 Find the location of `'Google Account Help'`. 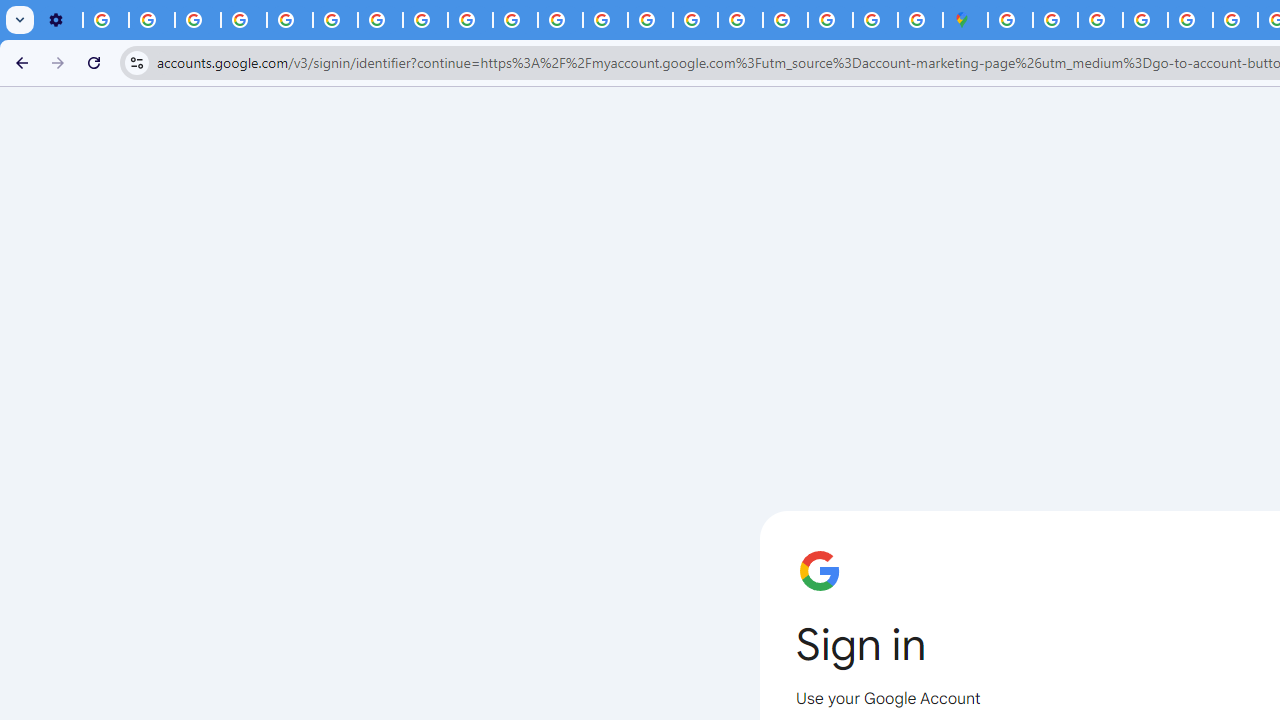

'Google Account Help' is located at coordinates (243, 20).